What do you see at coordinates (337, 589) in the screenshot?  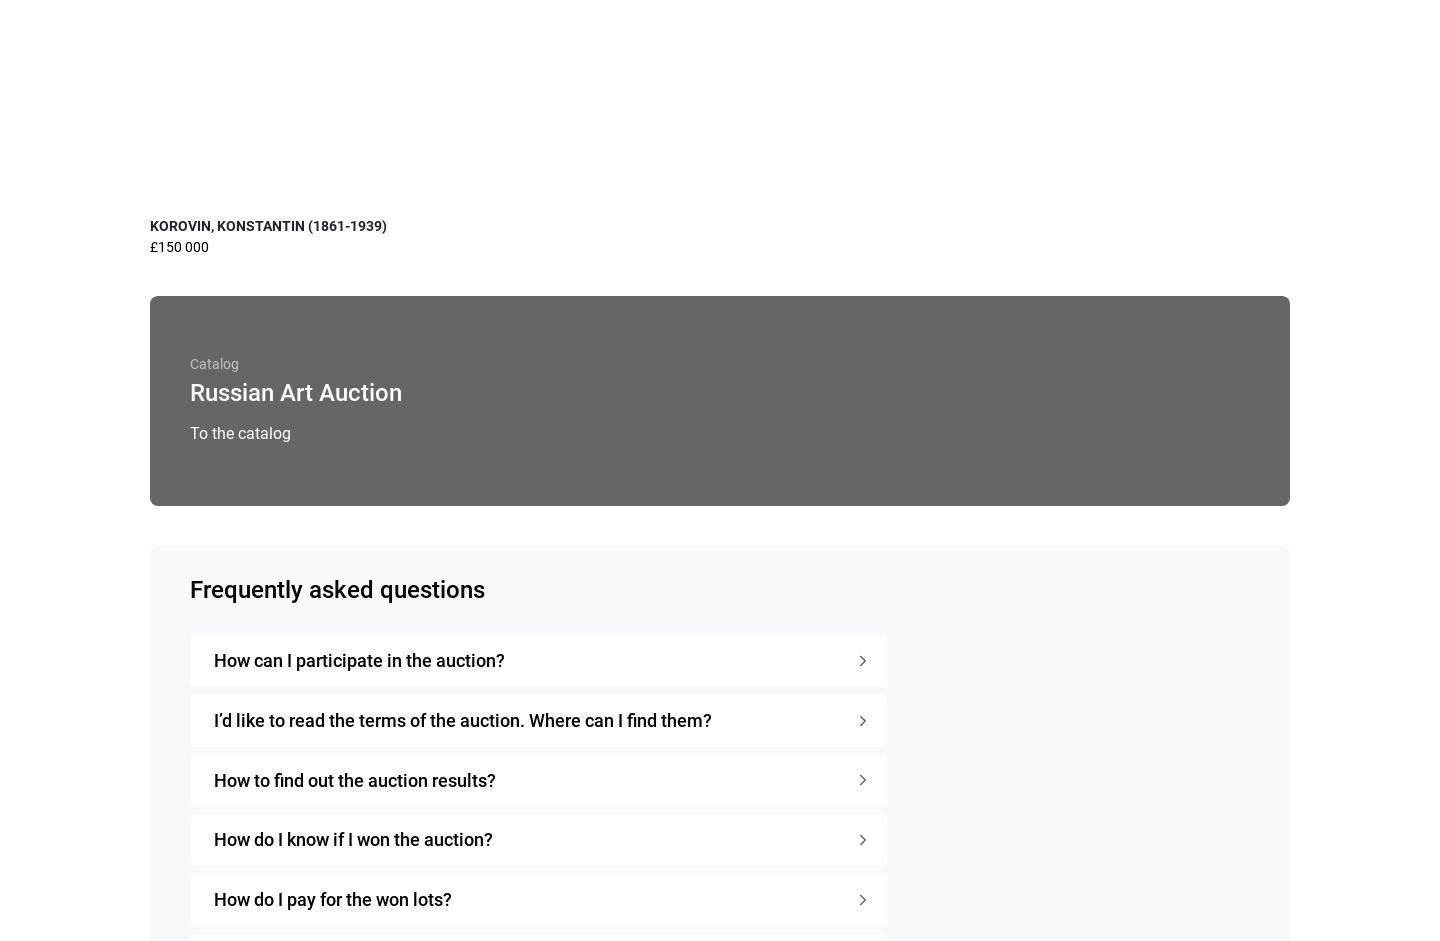 I see `'Frequently asked questions'` at bounding box center [337, 589].